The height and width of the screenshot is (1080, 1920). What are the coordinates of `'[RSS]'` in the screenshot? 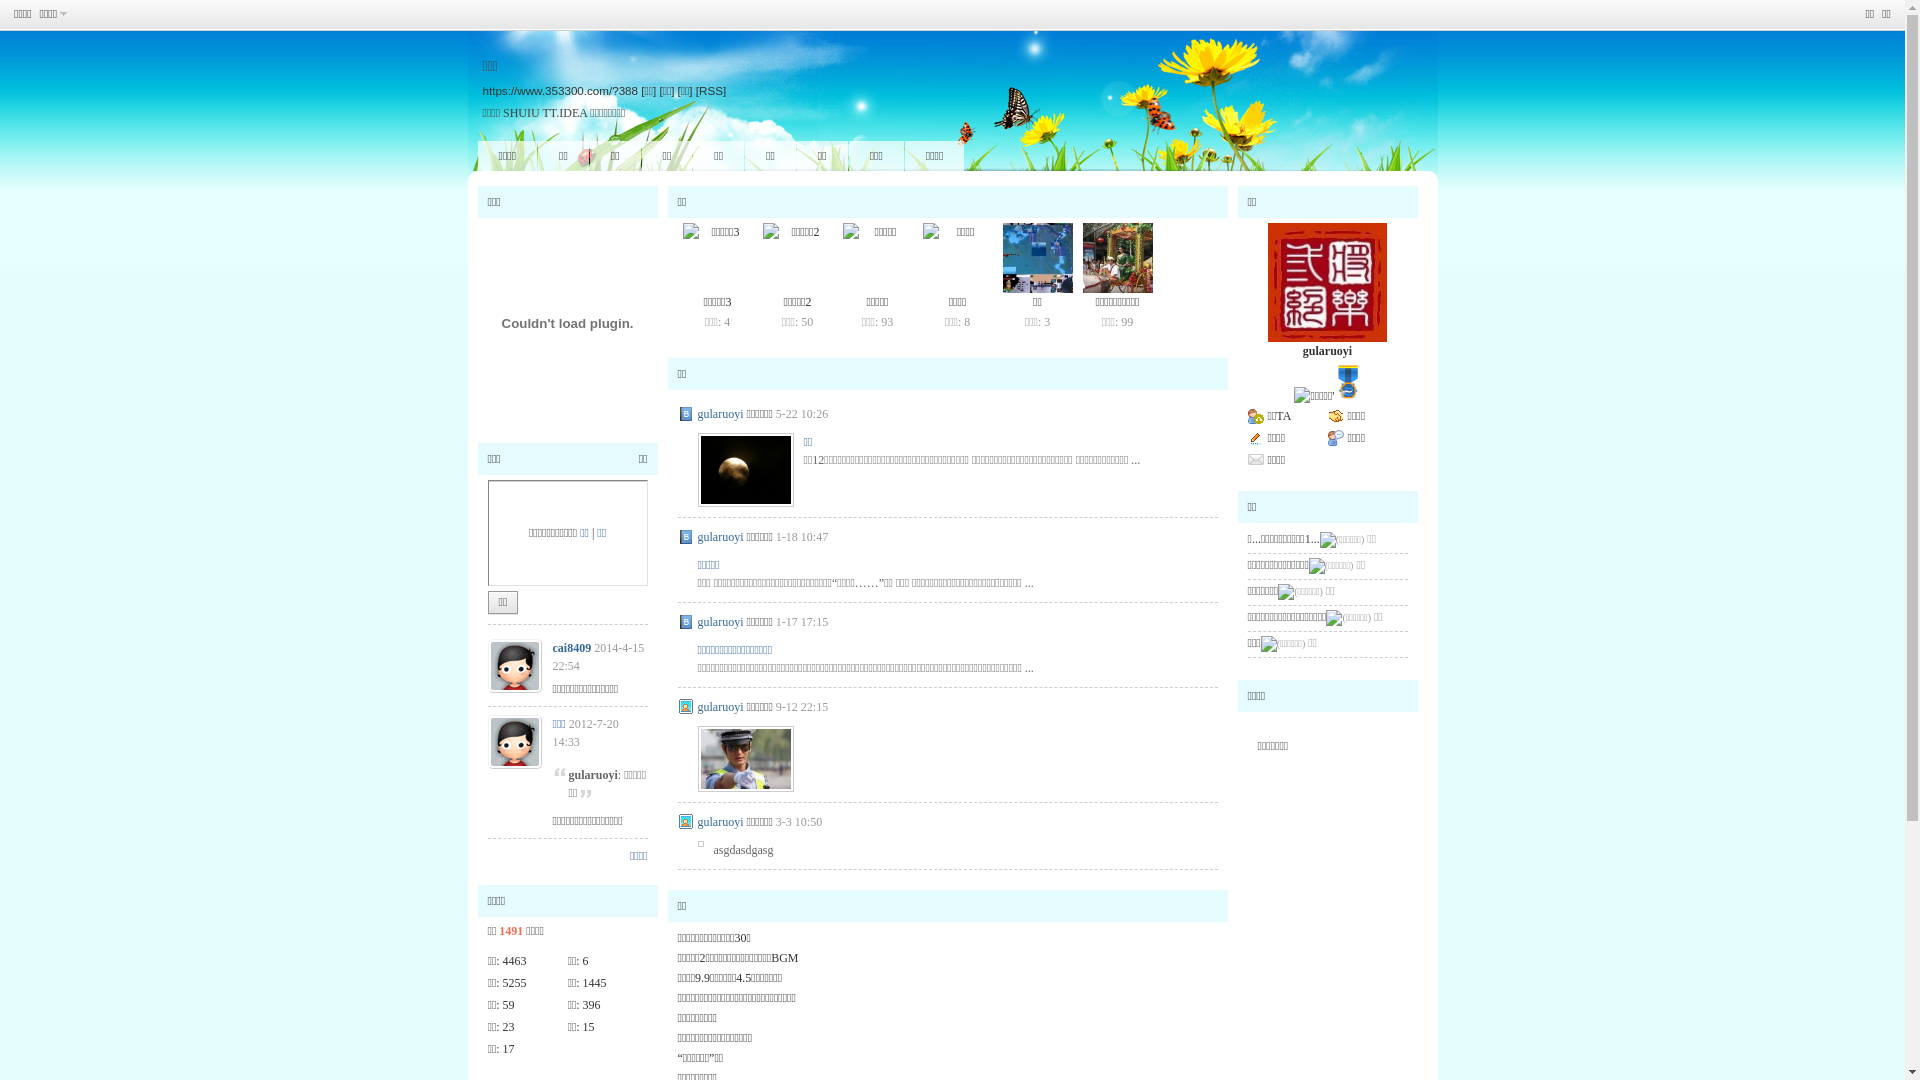 It's located at (710, 90).